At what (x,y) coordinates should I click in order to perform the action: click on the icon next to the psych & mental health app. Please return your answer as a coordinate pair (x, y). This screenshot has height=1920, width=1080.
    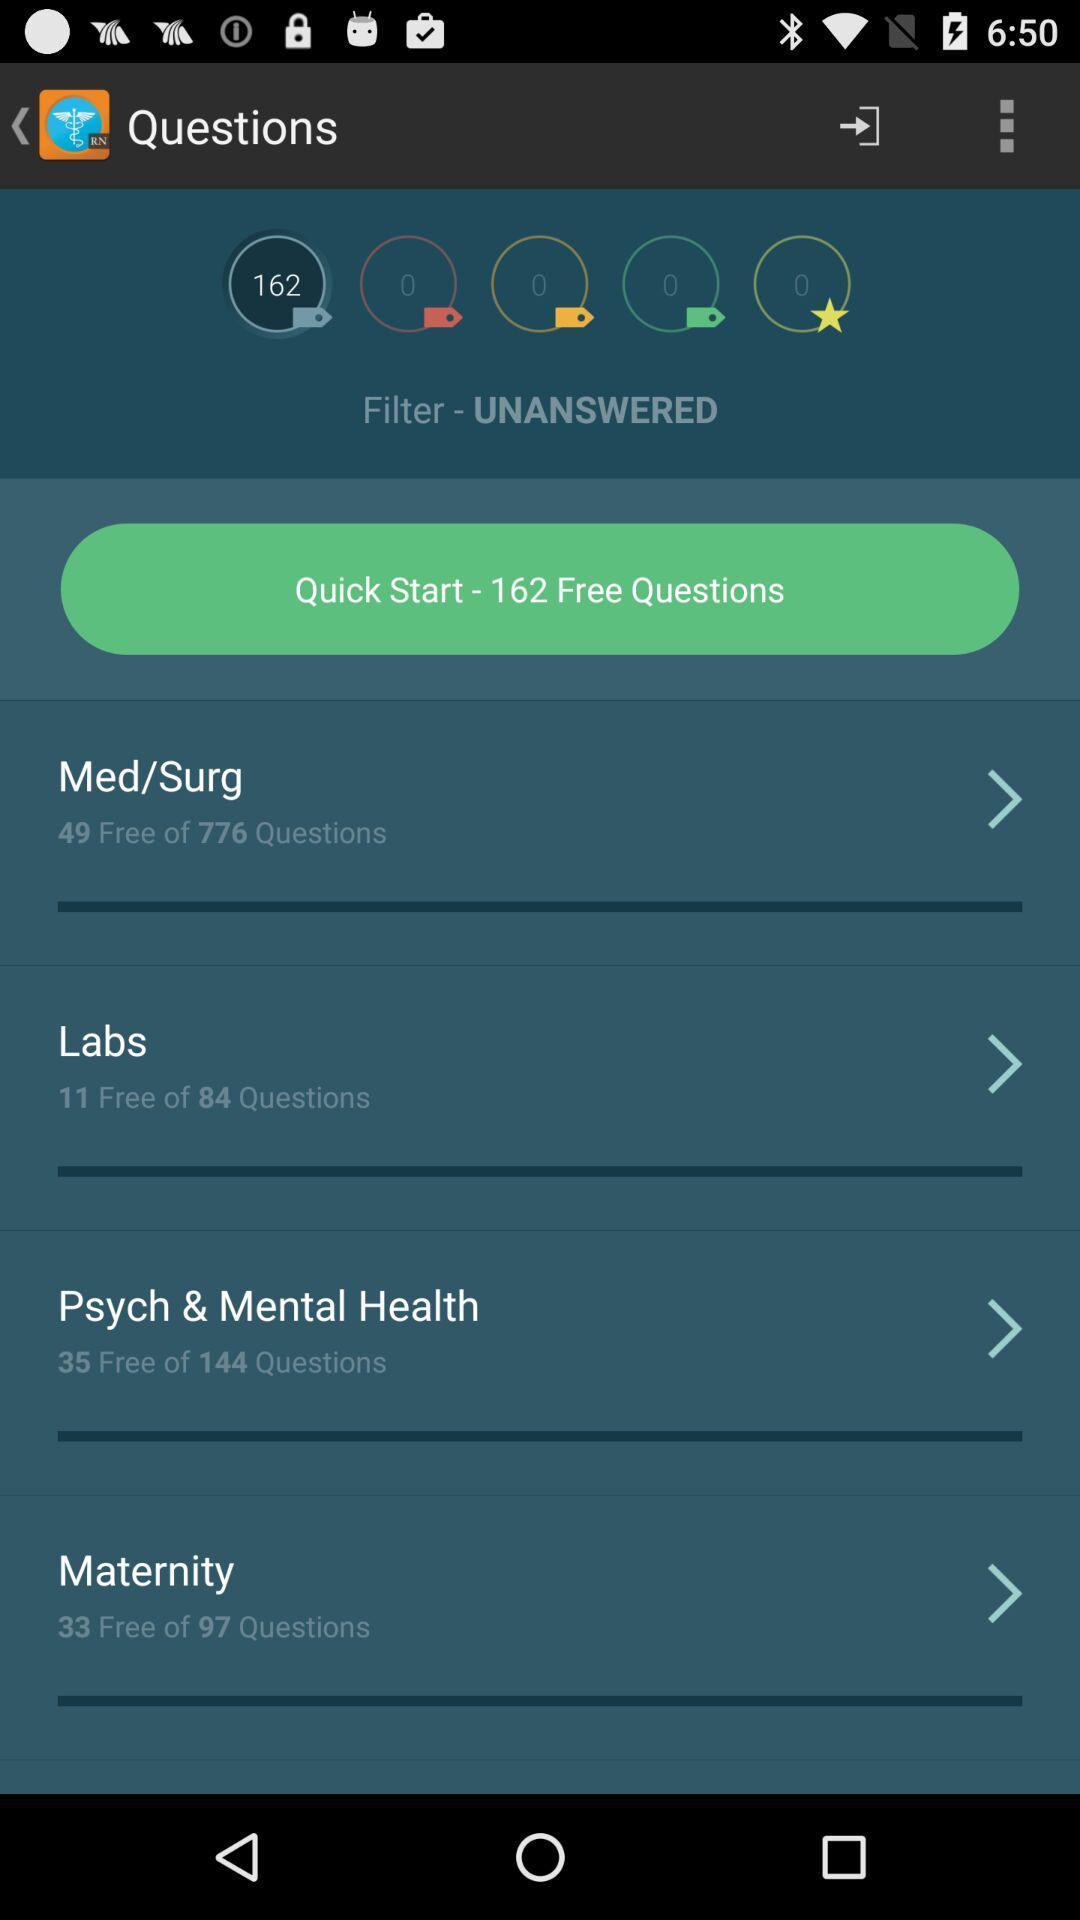
    Looking at the image, I should click on (1005, 1327).